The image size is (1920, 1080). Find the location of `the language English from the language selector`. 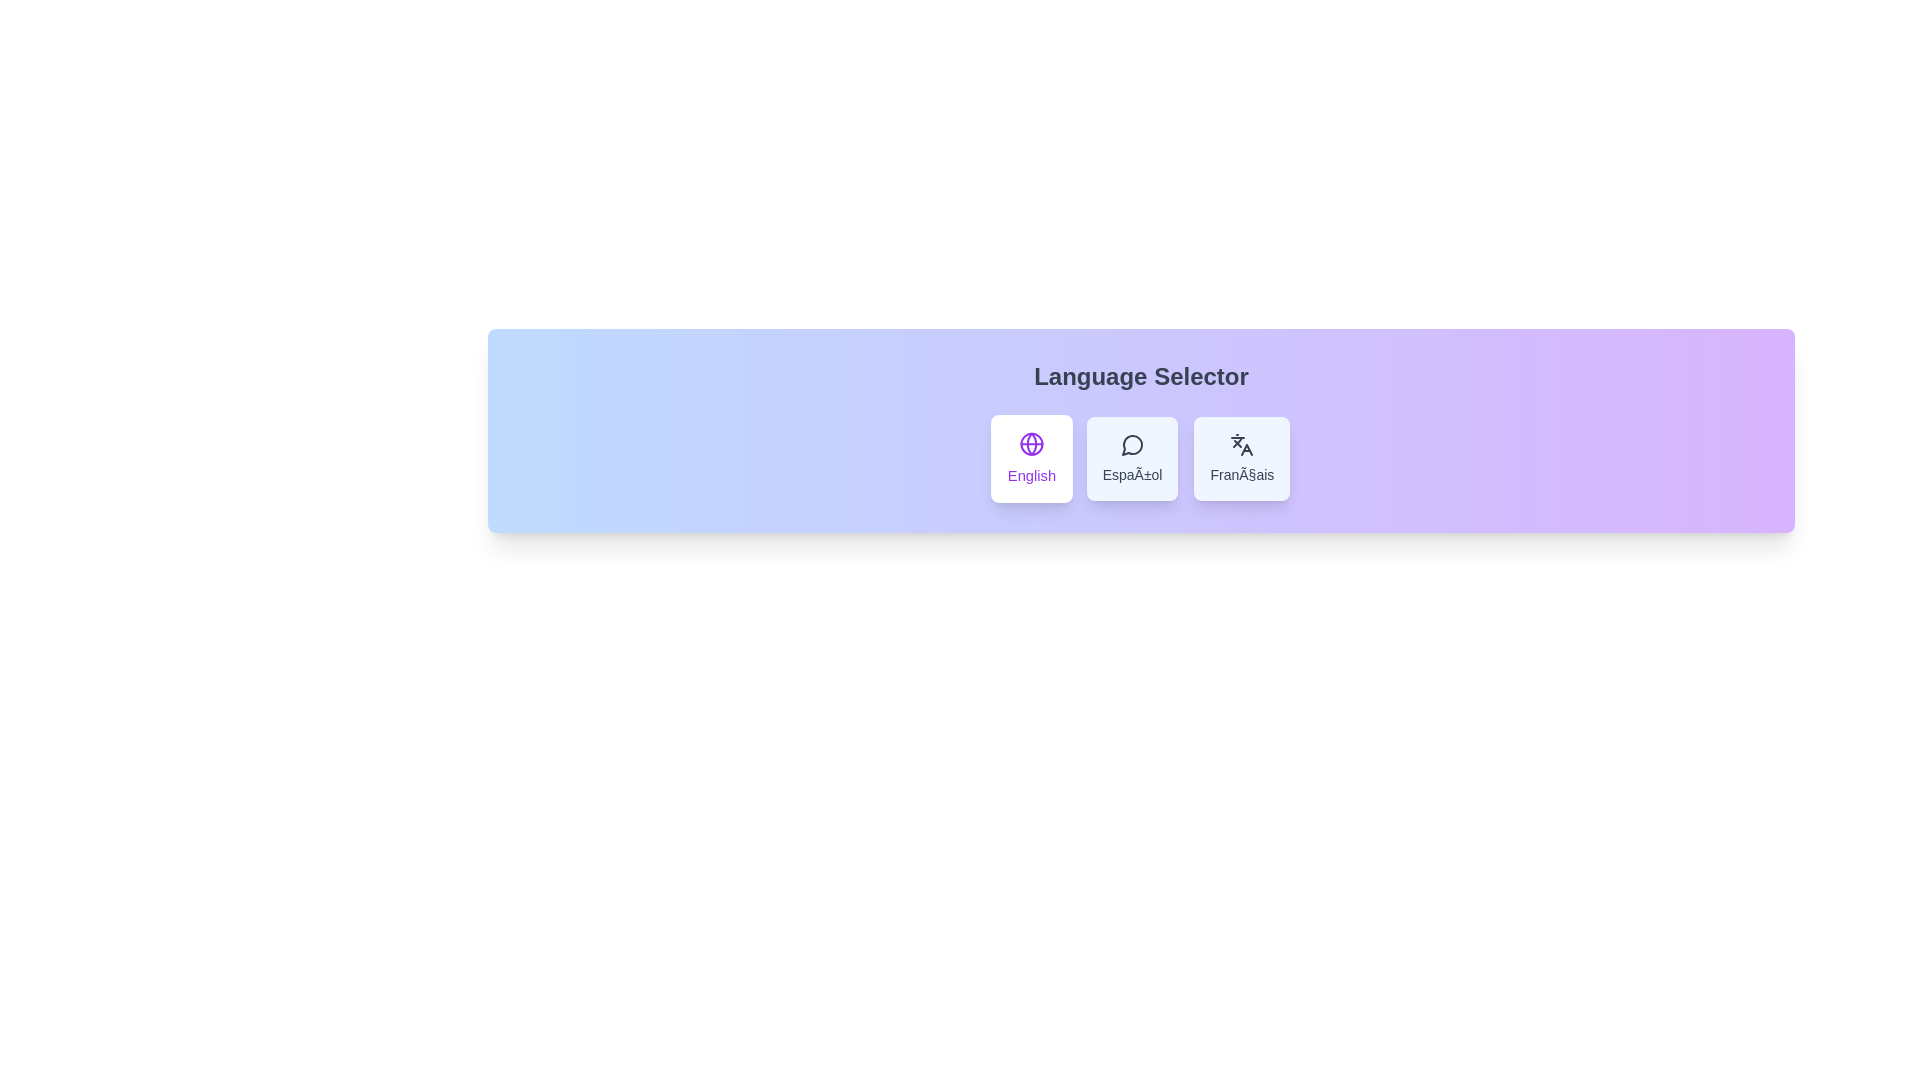

the language English from the language selector is located at coordinates (1031, 459).